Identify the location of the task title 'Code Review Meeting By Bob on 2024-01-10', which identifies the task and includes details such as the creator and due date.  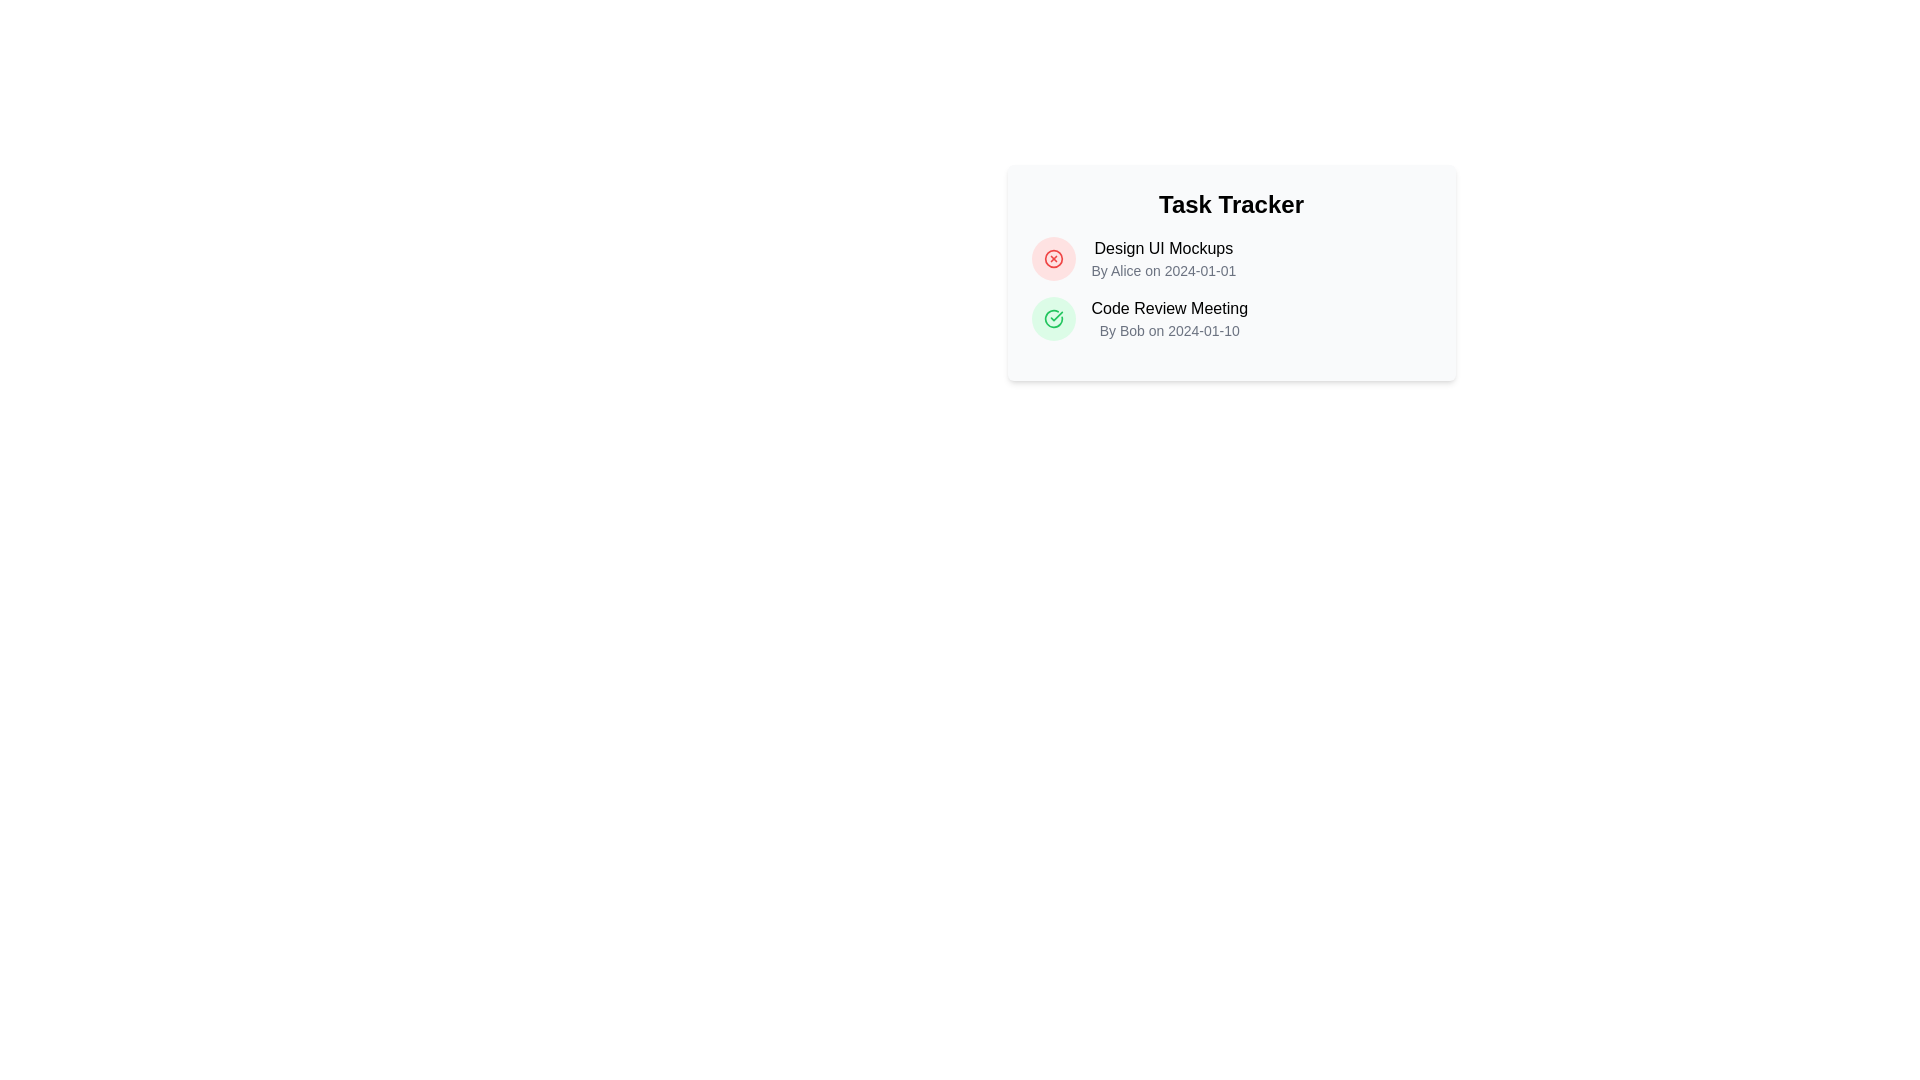
(1169, 308).